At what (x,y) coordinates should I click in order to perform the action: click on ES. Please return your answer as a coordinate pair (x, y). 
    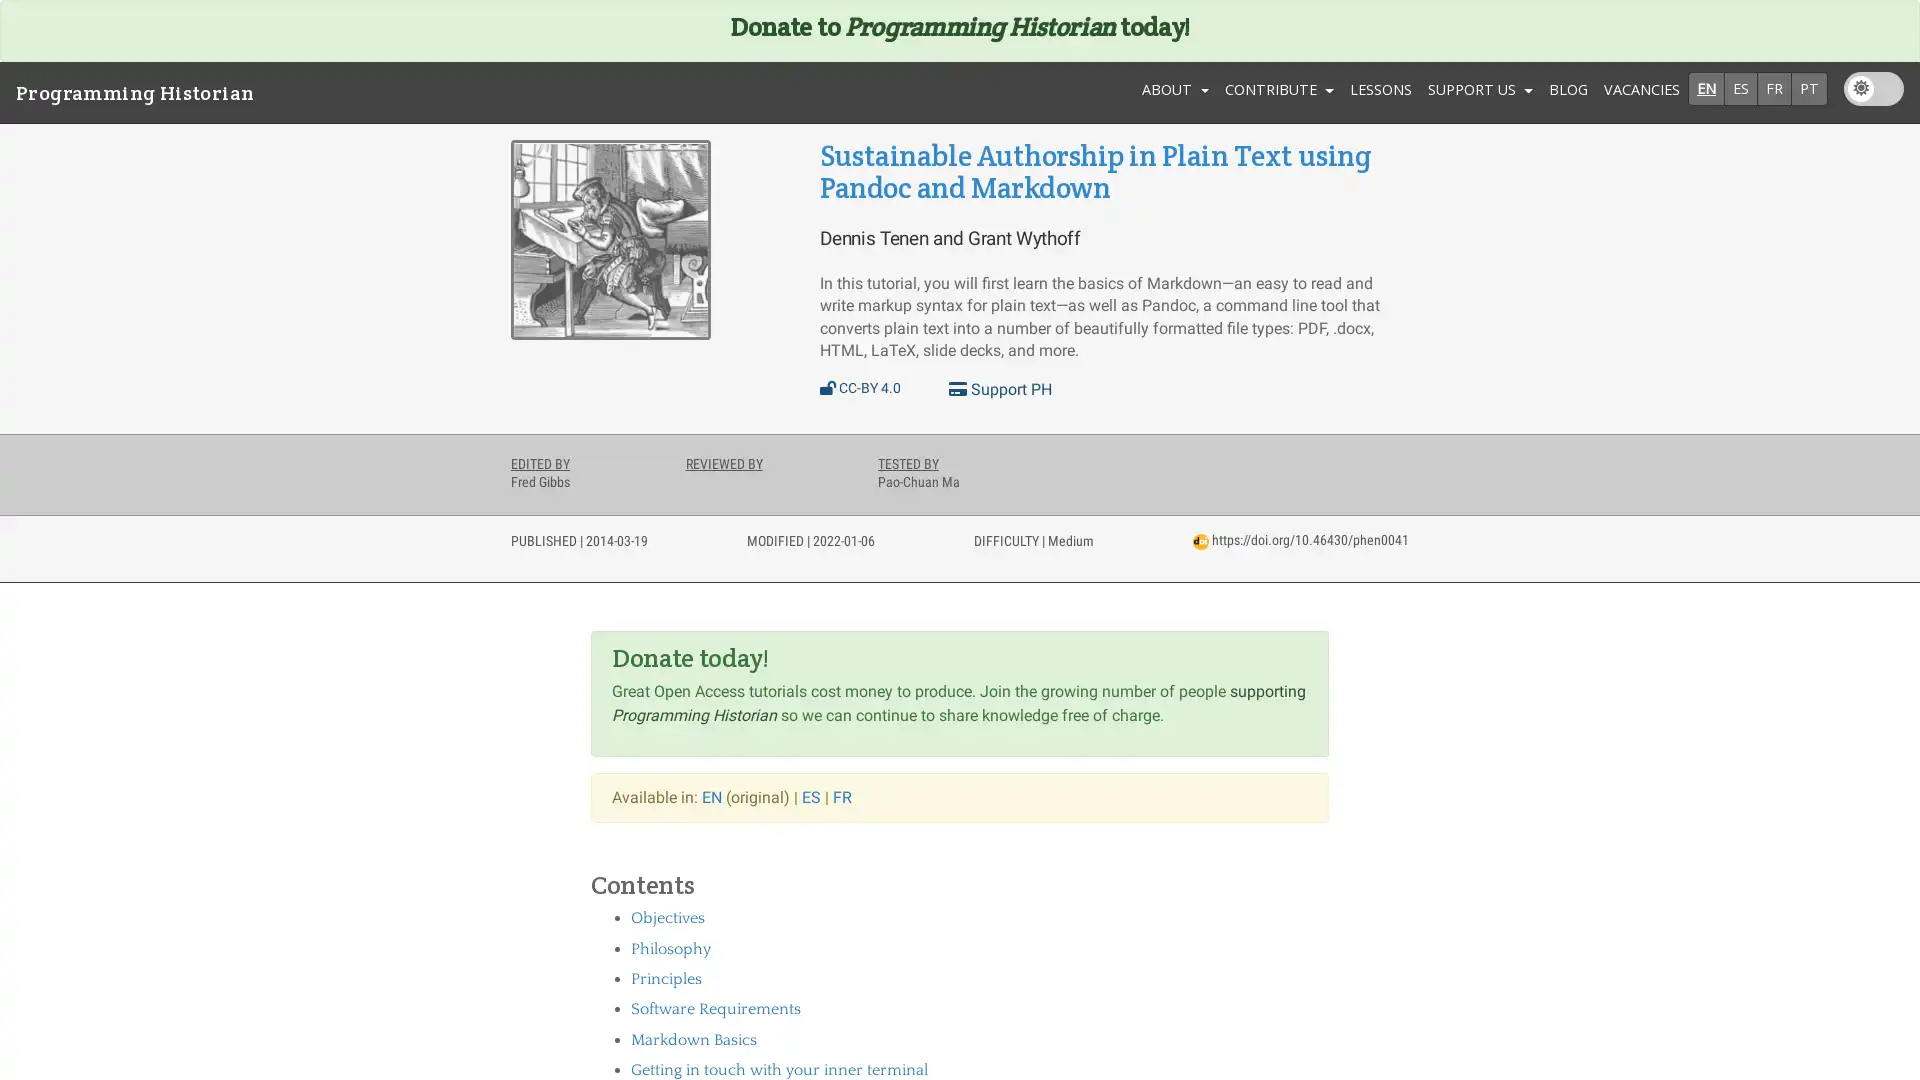
    Looking at the image, I should click on (1740, 87).